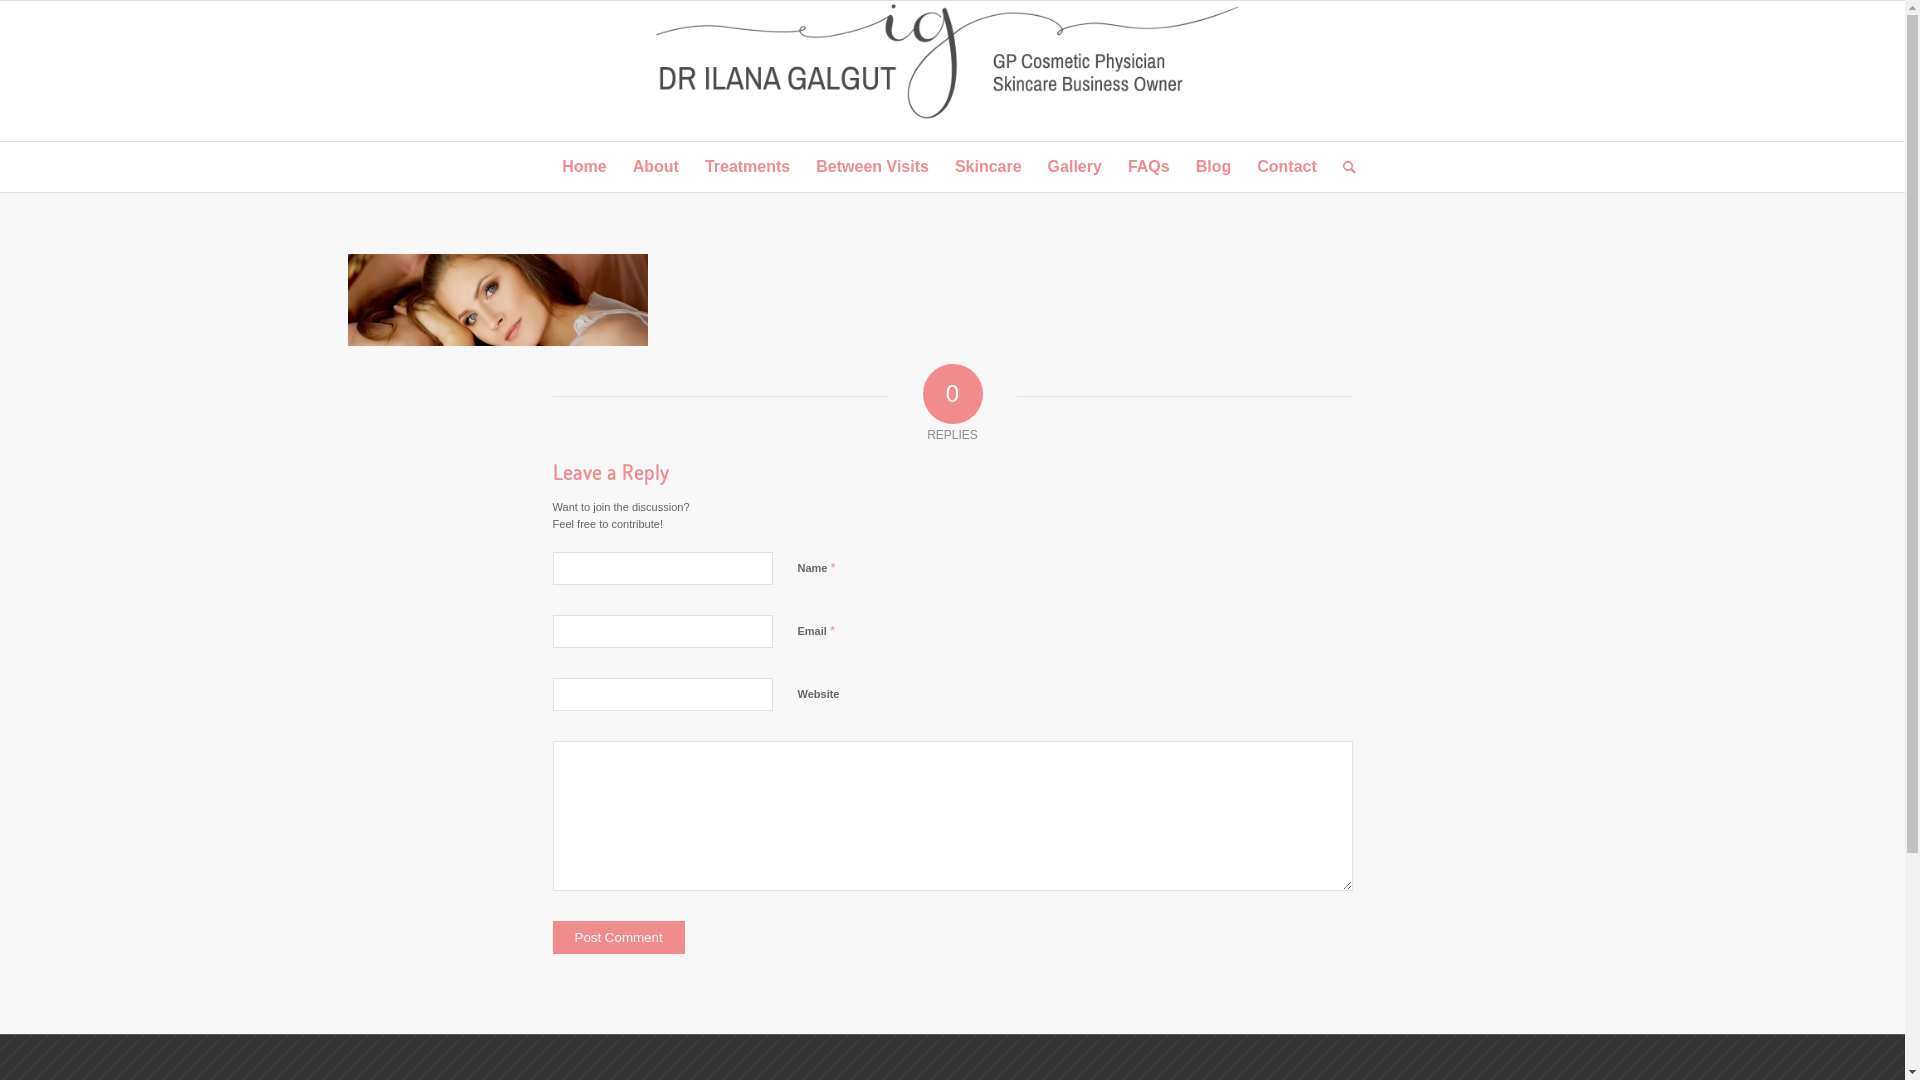  Describe the element at coordinates (617, 937) in the screenshot. I see `'Post Comment'` at that location.